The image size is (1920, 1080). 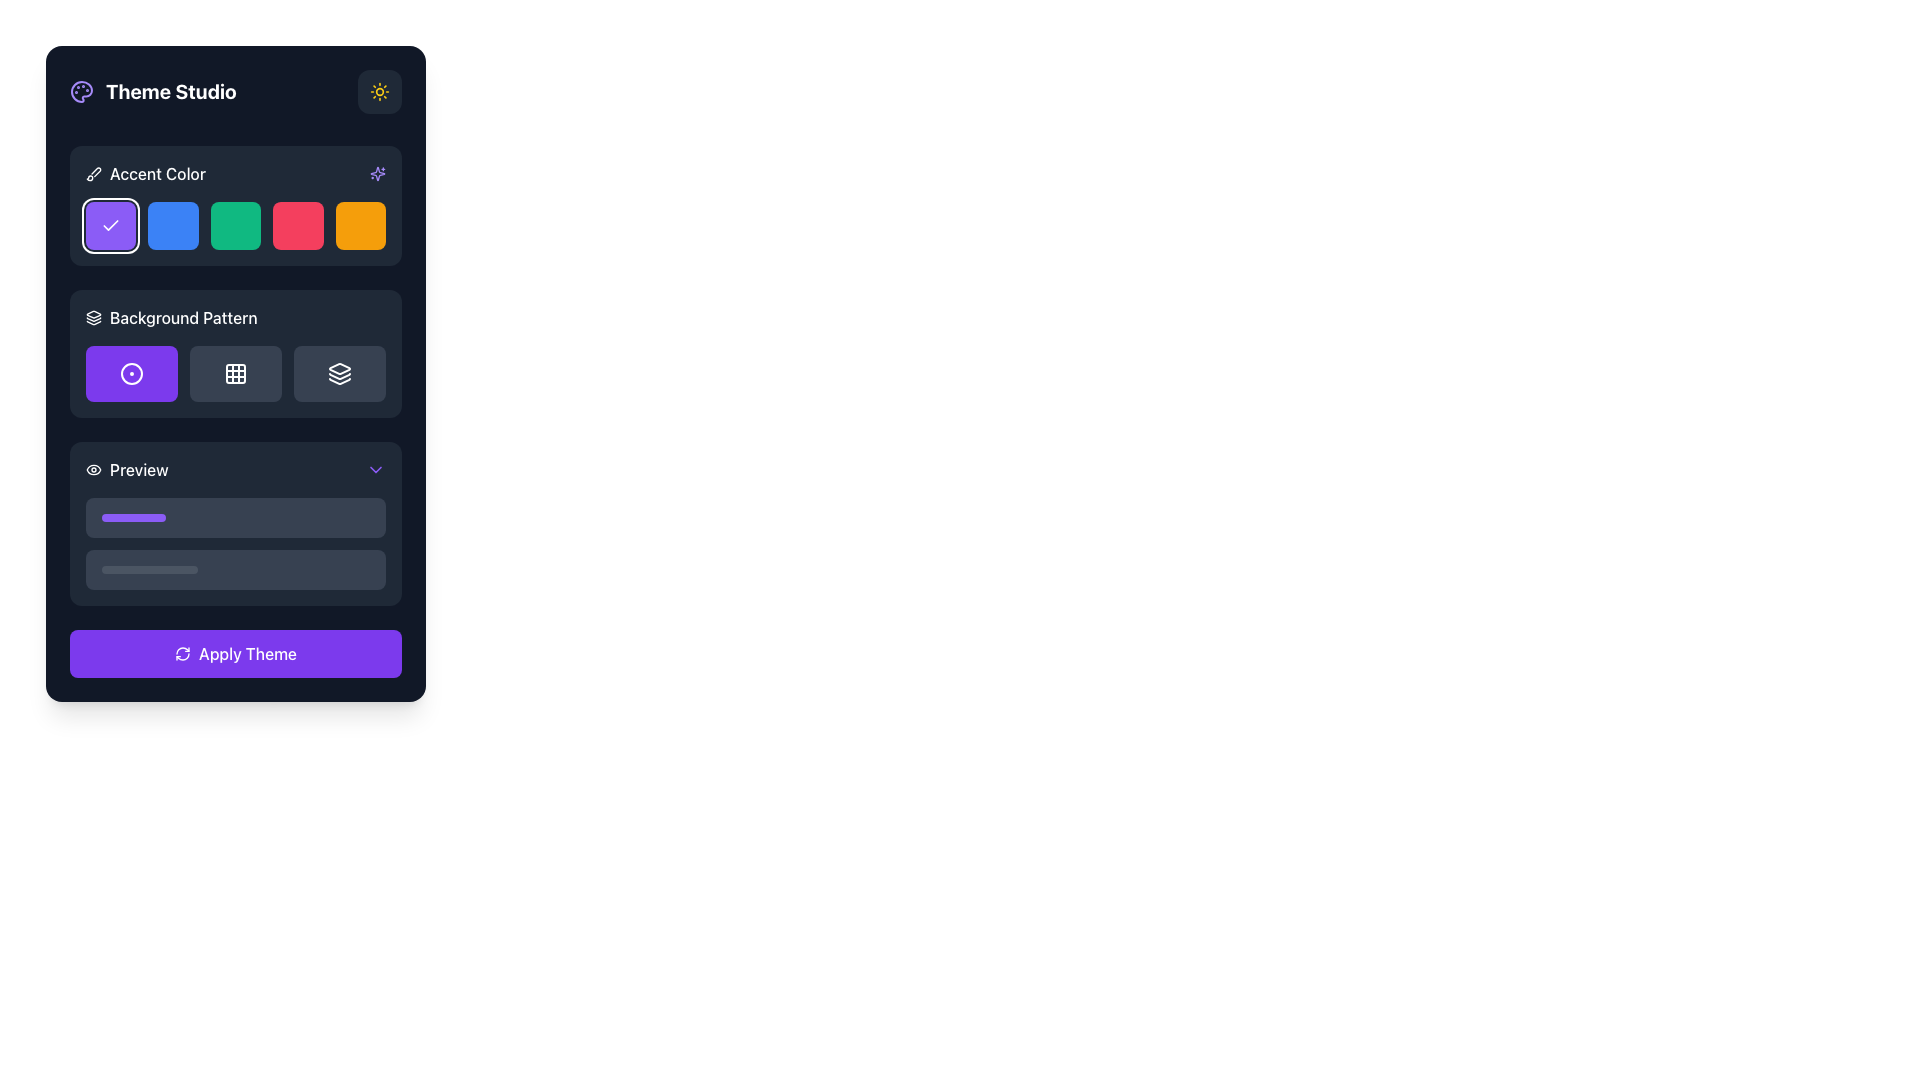 What do you see at coordinates (235, 225) in the screenshot?
I see `the green accent color button in the 'Accent Color' section` at bounding box center [235, 225].